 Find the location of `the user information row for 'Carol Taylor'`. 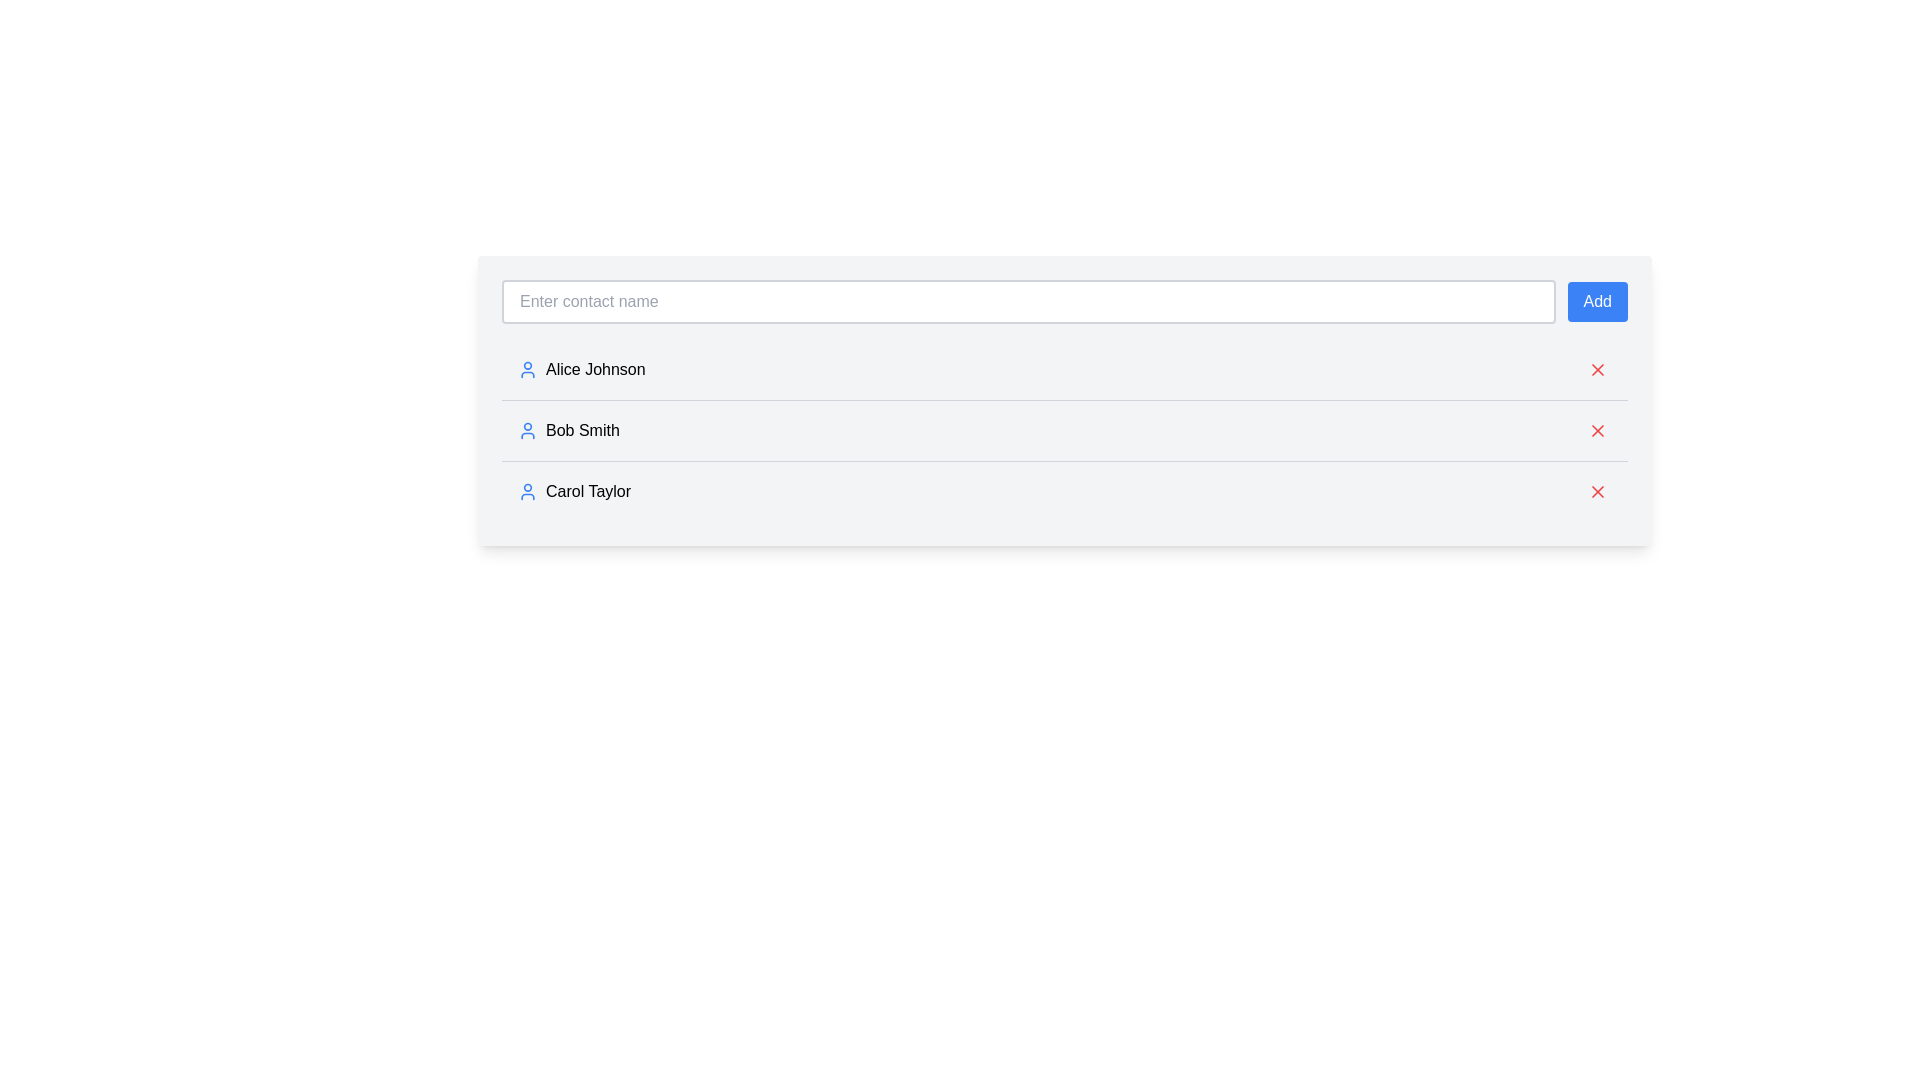

the user information row for 'Carol Taylor' is located at coordinates (1064, 491).